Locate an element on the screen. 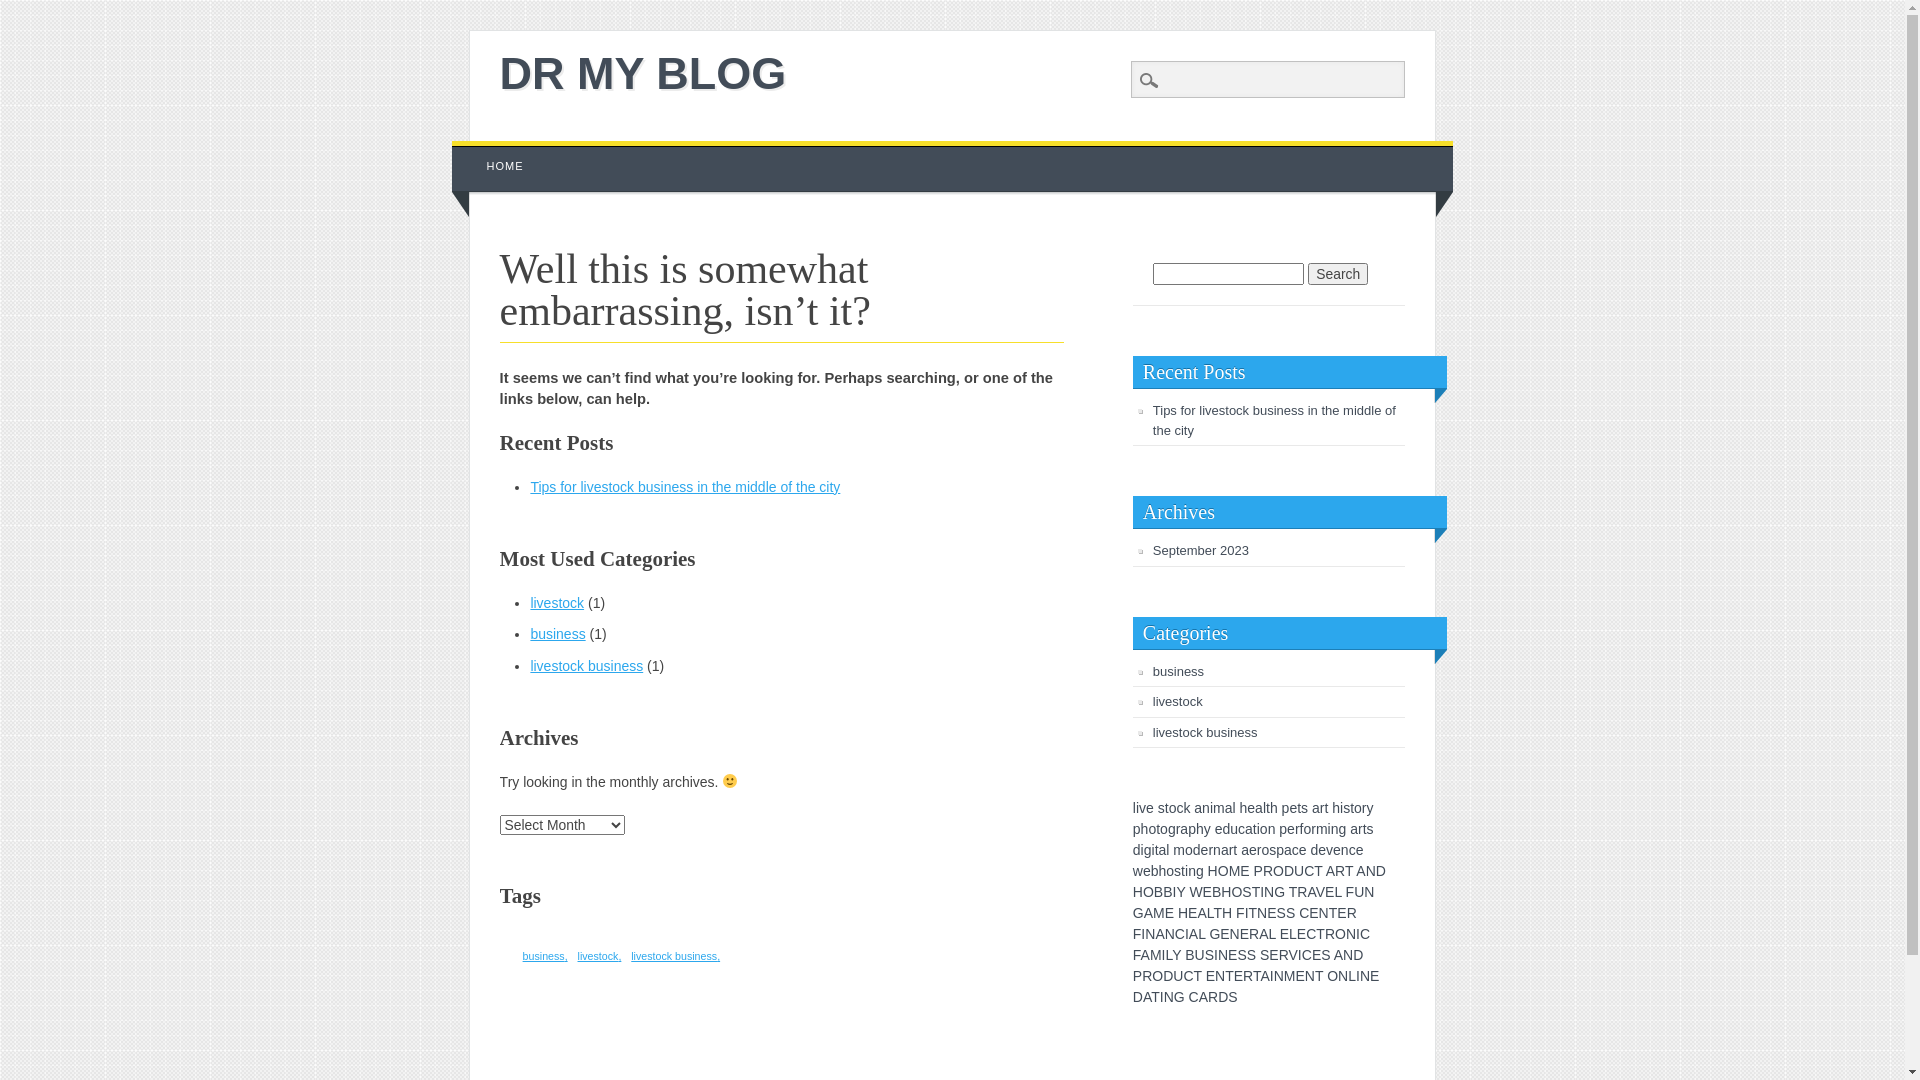 The width and height of the screenshot is (1920, 1080). 'DR MY BLOG' is located at coordinates (643, 72).